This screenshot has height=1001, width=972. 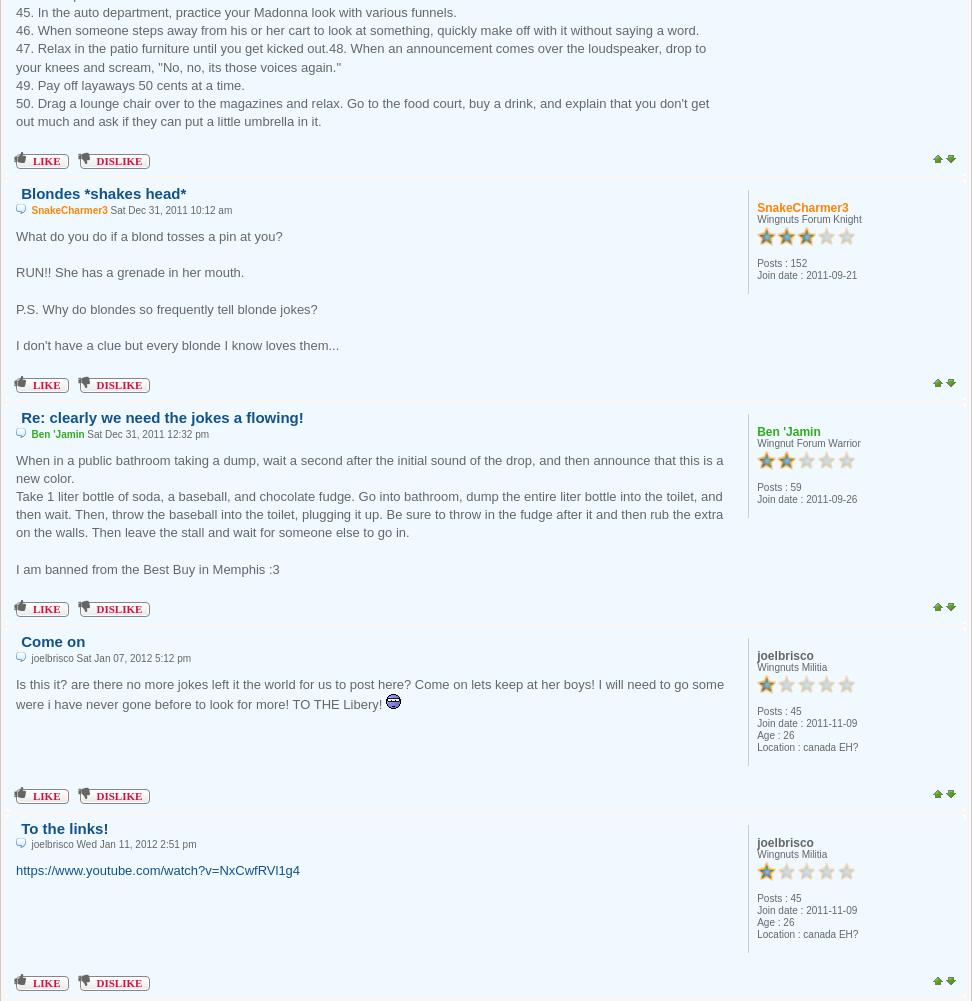 I want to click on '49. Pay off layaways 50 cents at a time.', so click(x=129, y=83).